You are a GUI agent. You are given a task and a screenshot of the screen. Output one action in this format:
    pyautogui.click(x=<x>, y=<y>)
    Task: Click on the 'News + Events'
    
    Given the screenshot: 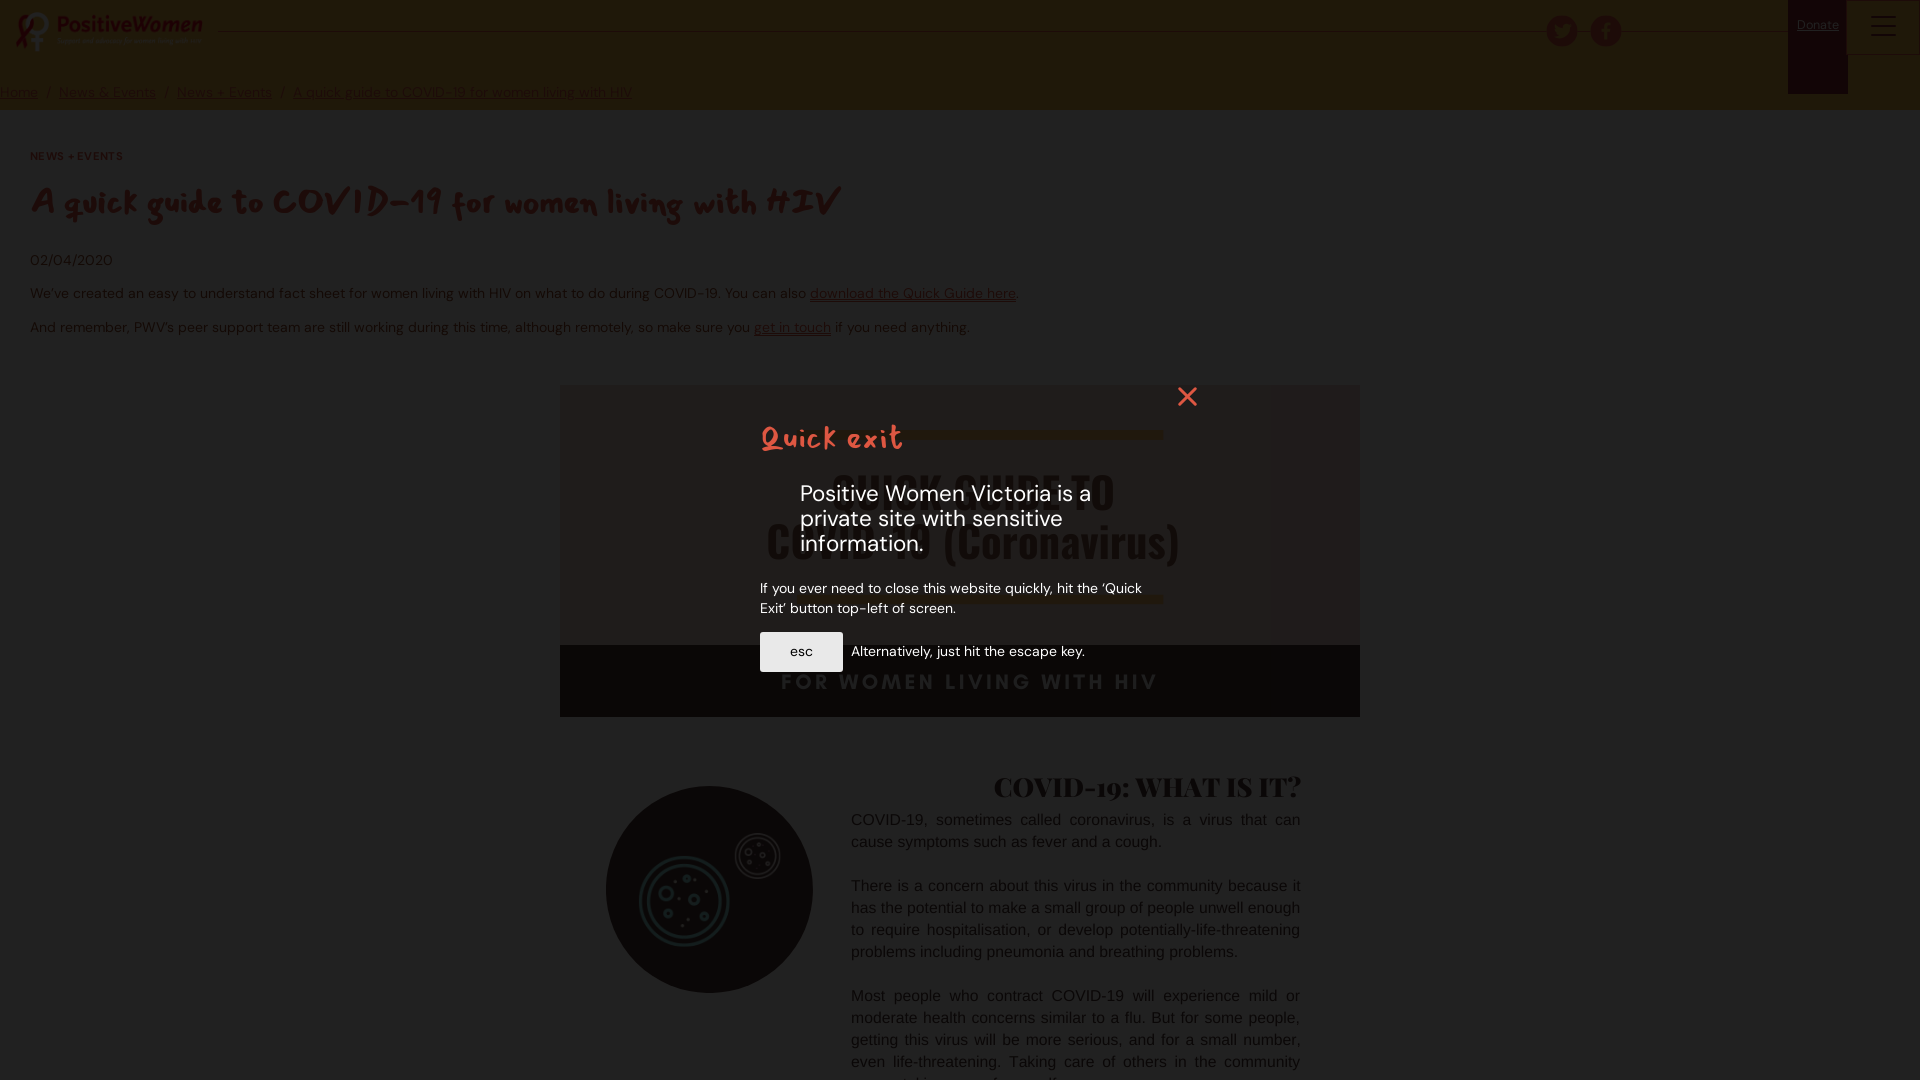 What is the action you would take?
    pyautogui.click(x=224, y=92)
    